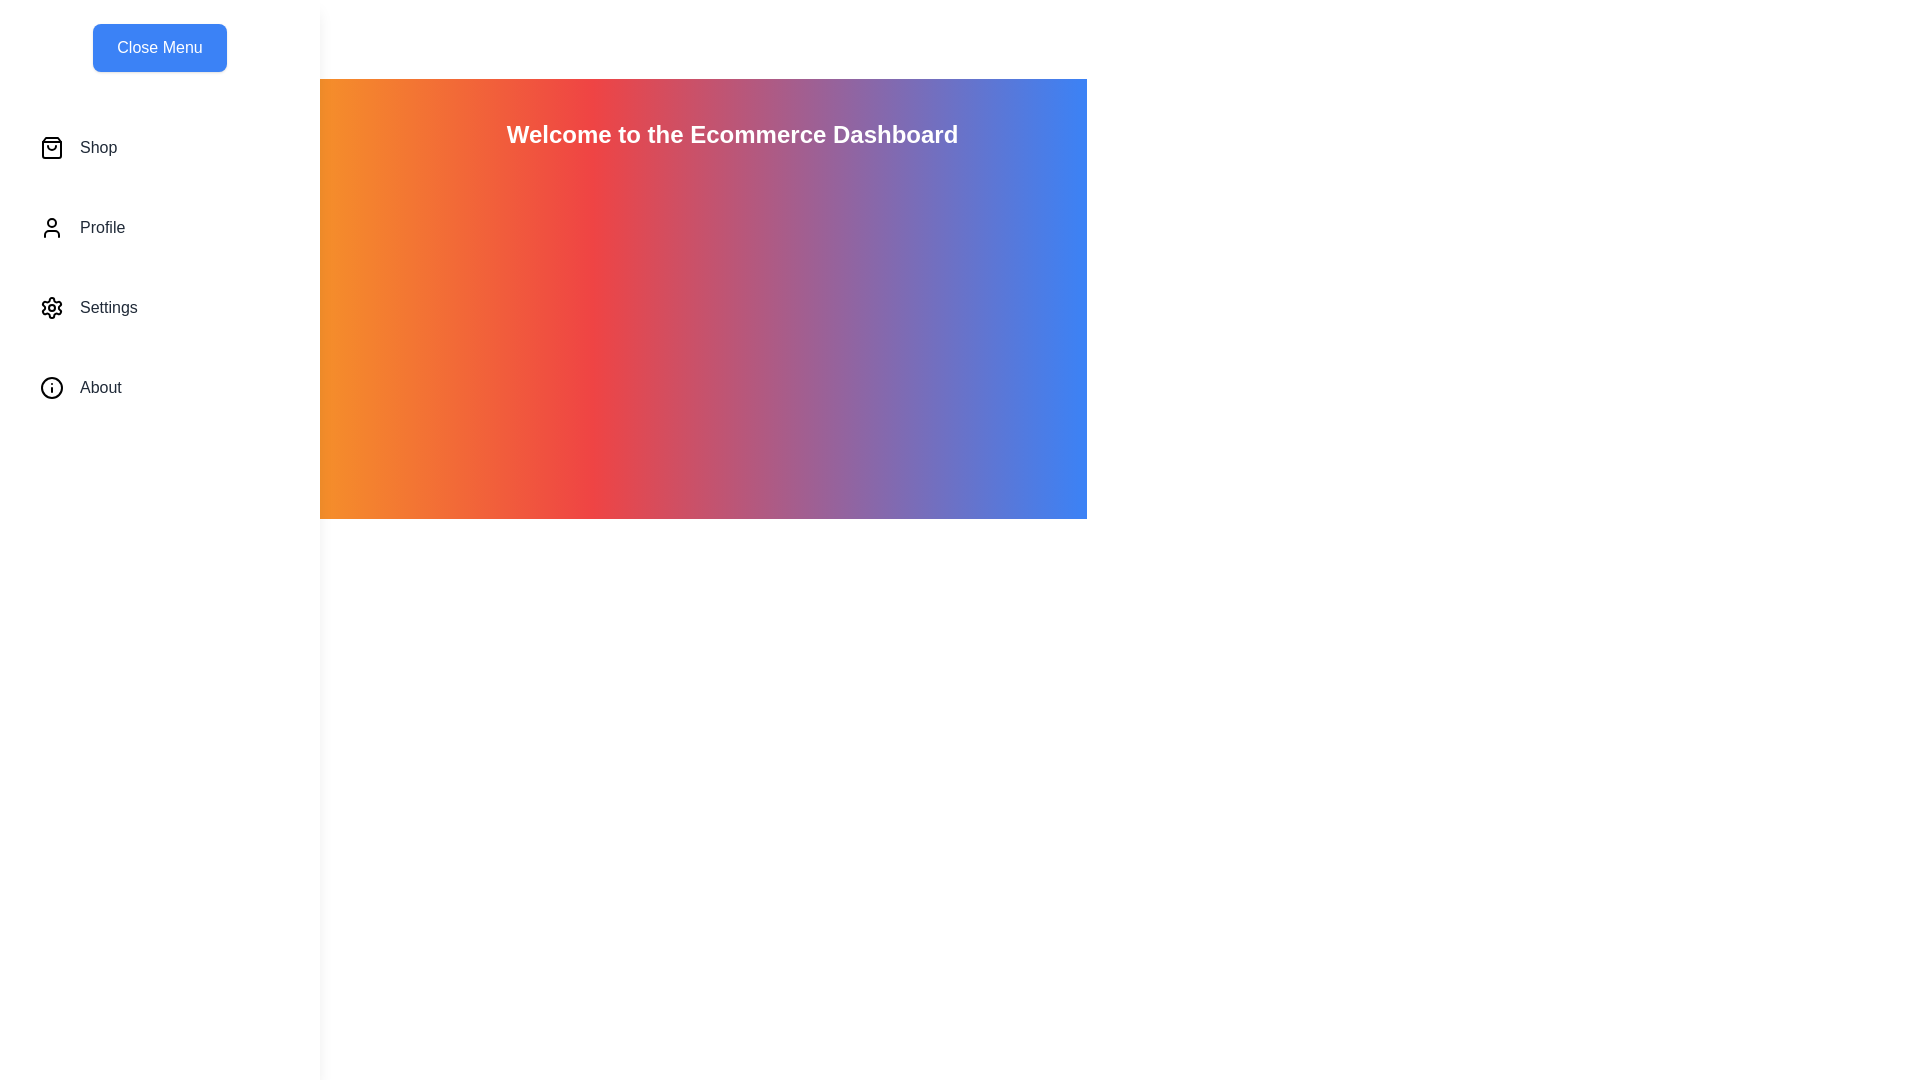 The width and height of the screenshot is (1920, 1080). Describe the element at coordinates (158, 226) in the screenshot. I see `the menu item Profile to highlight it` at that location.